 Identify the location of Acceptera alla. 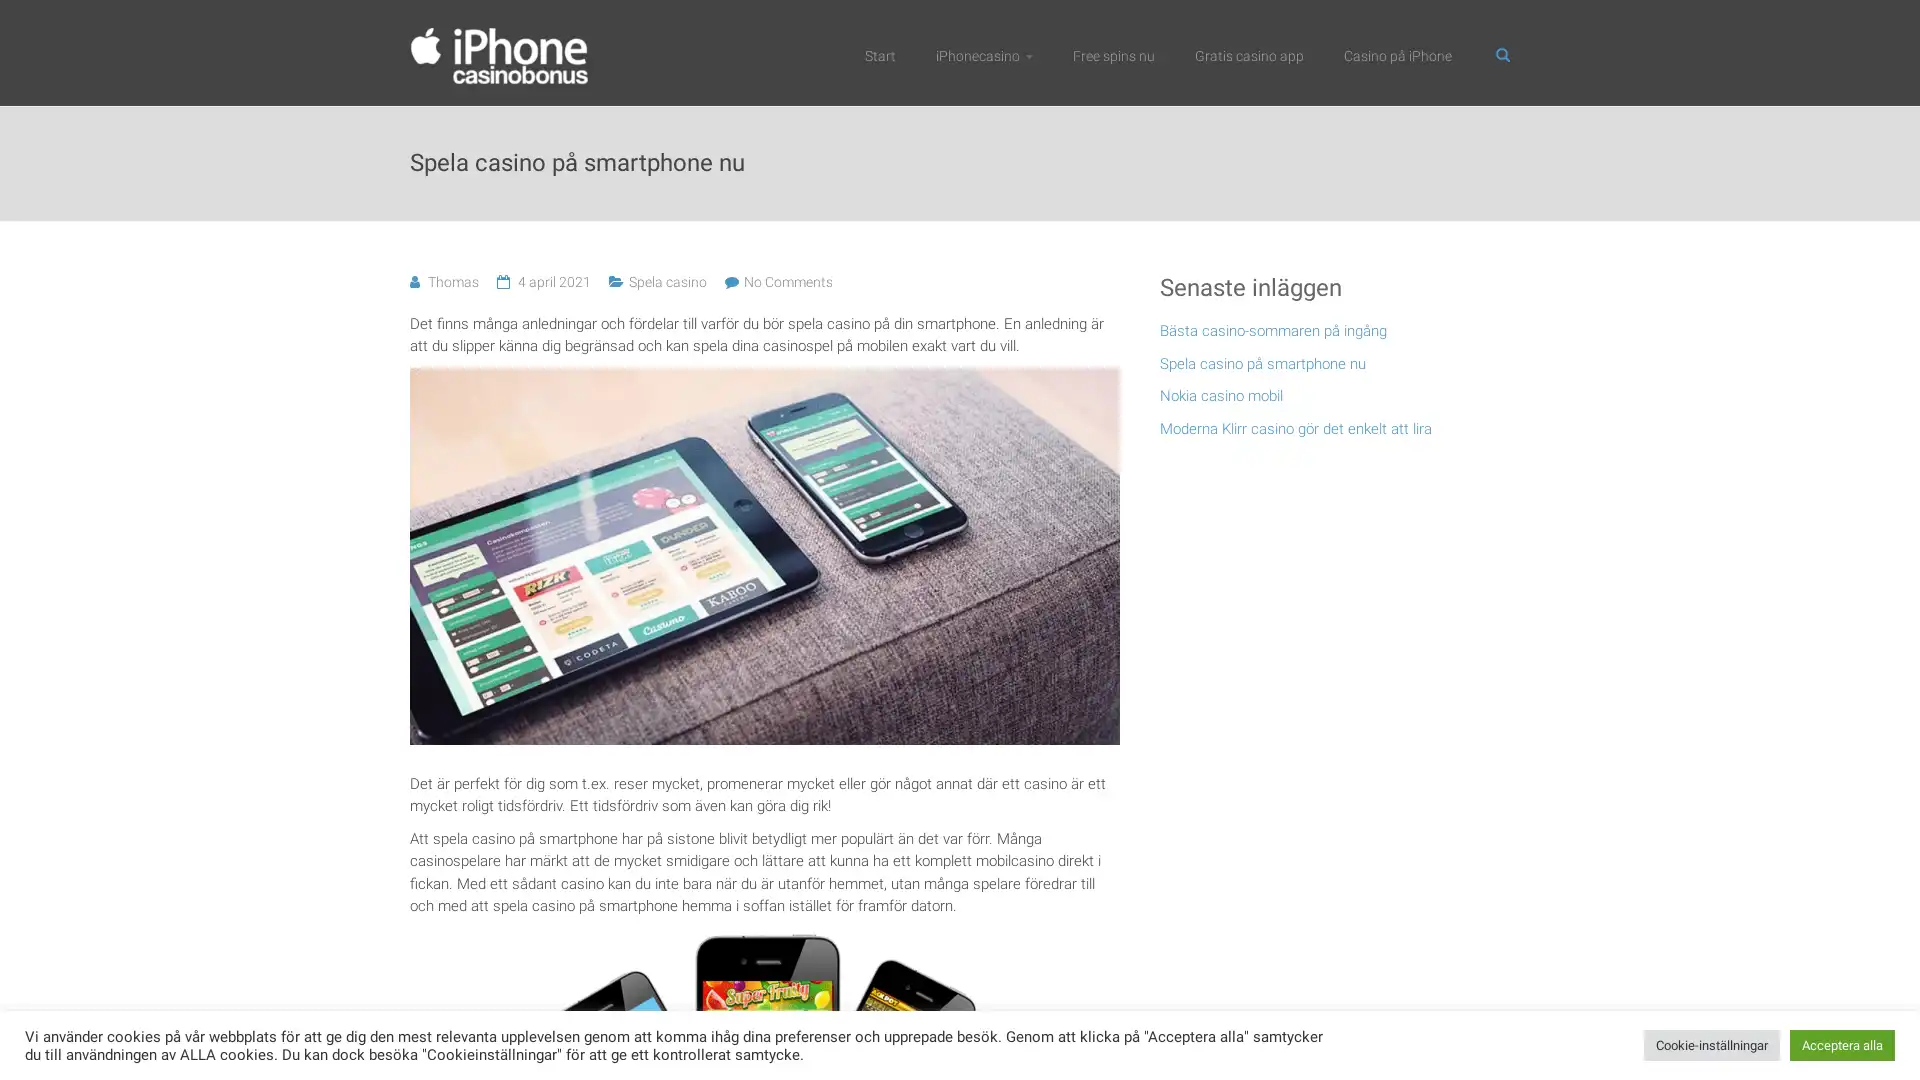
(1841, 1044).